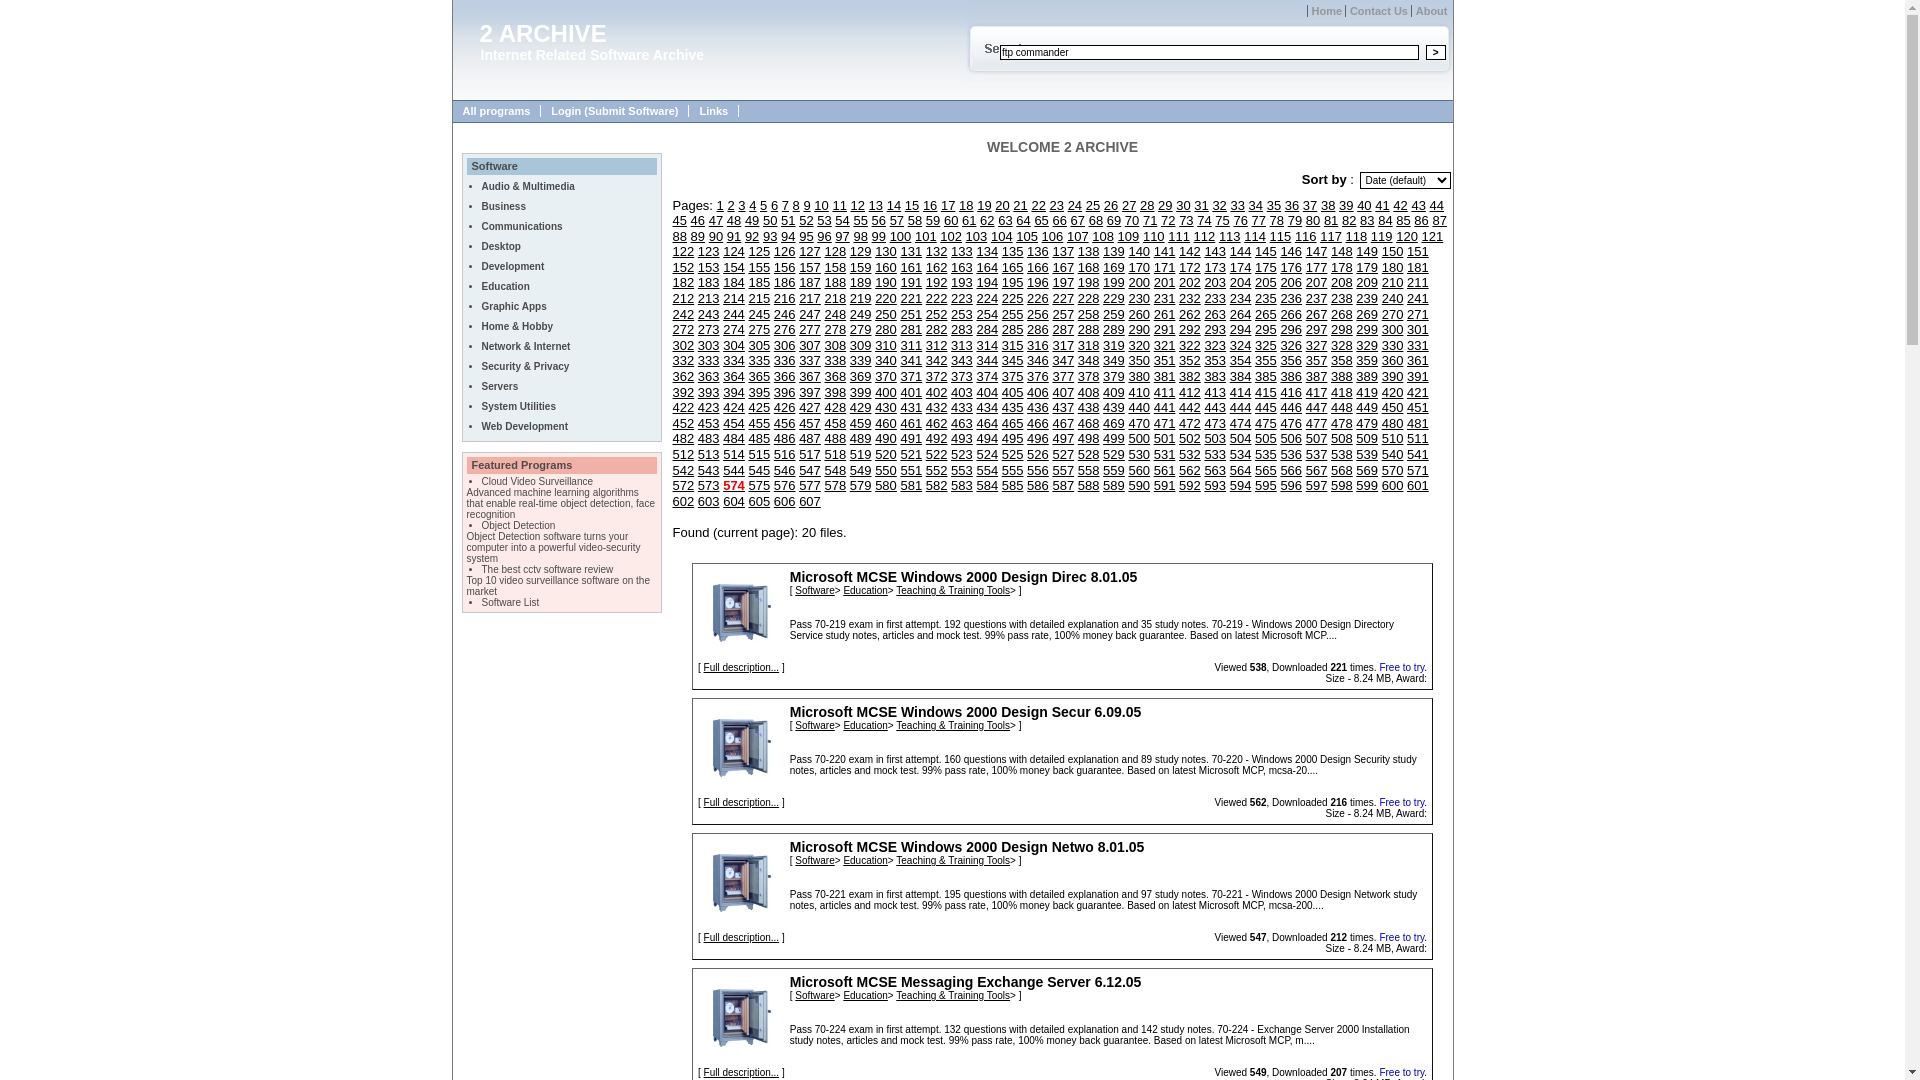 Image resolution: width=1920 pixels, height=1080 pixels. I want to click on '249', so click(849, 314).